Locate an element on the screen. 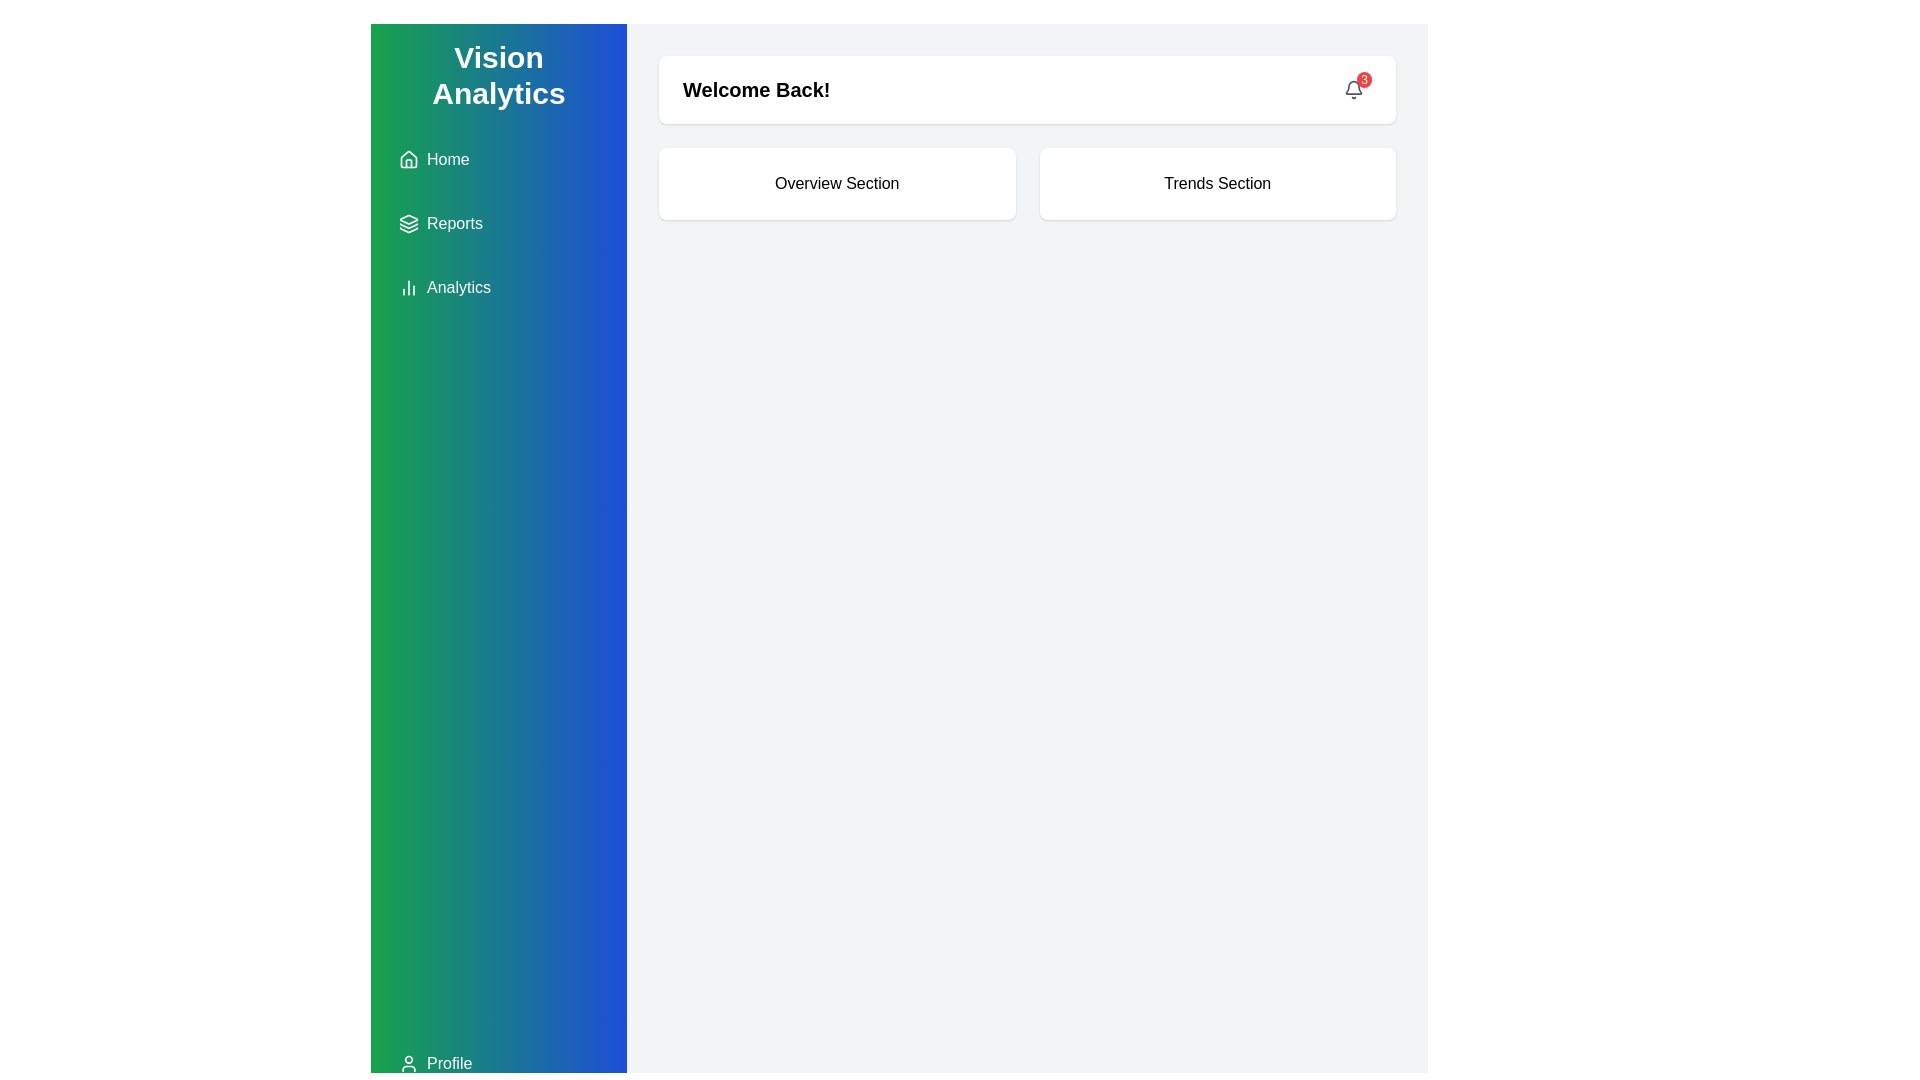 The image size is (1920, 1080). the decorative 'Reports' icon which visually represents the 'Reports' menu item, positioned to the left of the text 'Reports' is located at coordinates (407, 223).